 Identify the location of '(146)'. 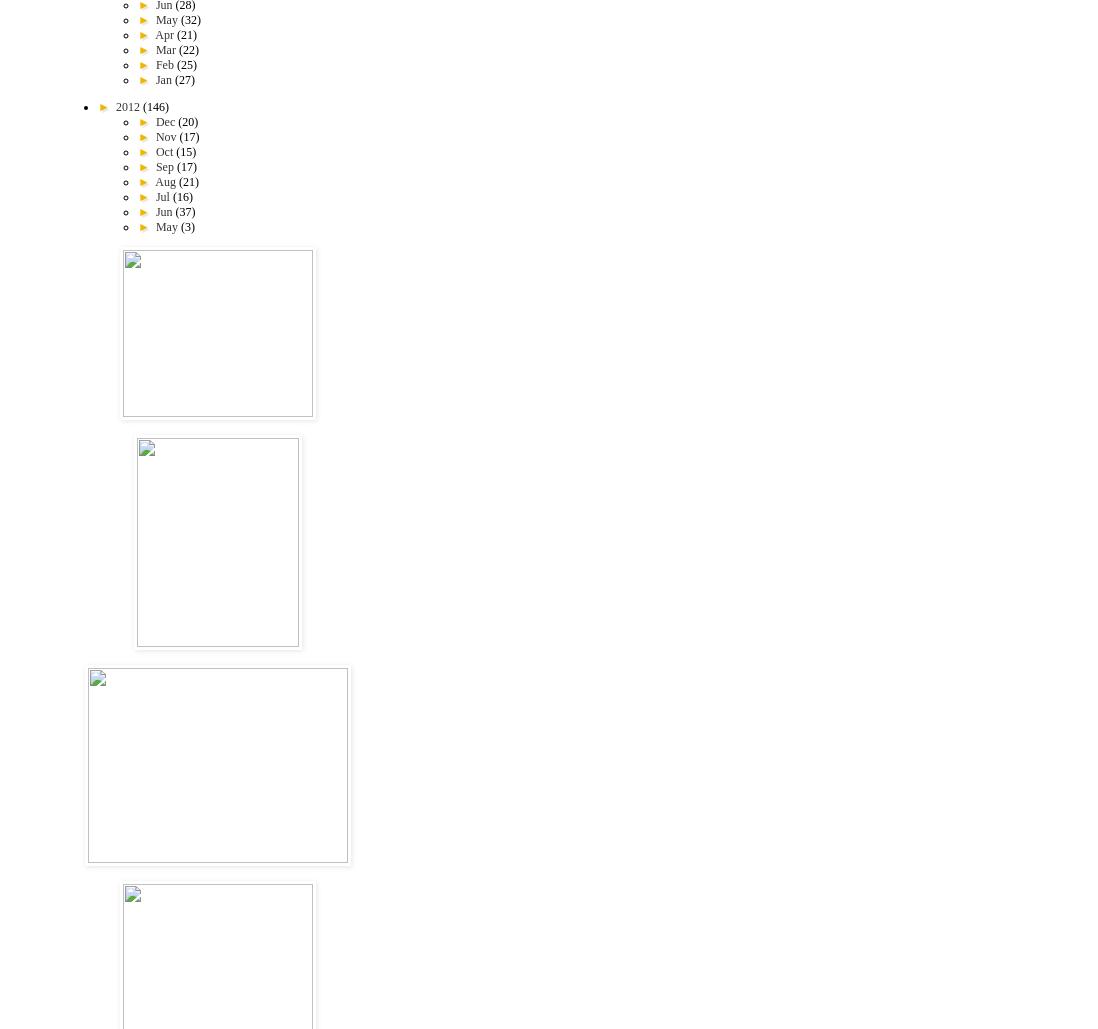
(155, 106).